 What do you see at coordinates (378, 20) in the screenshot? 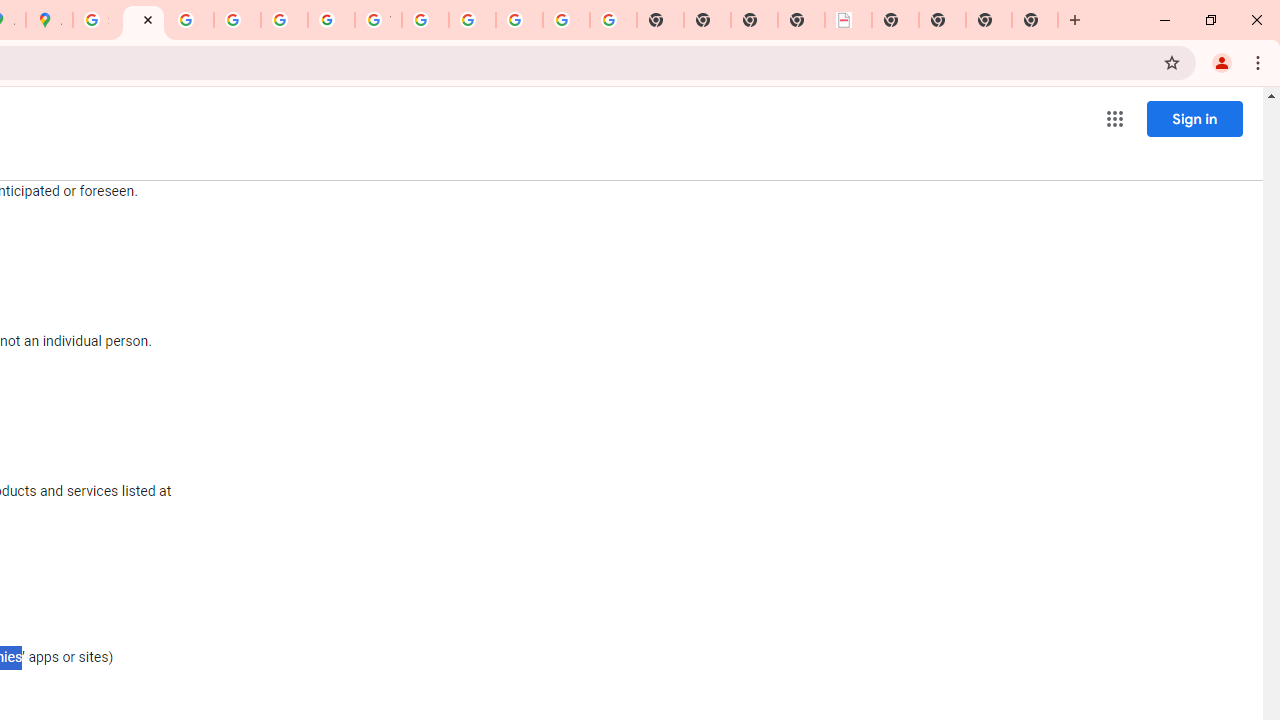
I see `'YouTube'` at bounding box center [378, 20].